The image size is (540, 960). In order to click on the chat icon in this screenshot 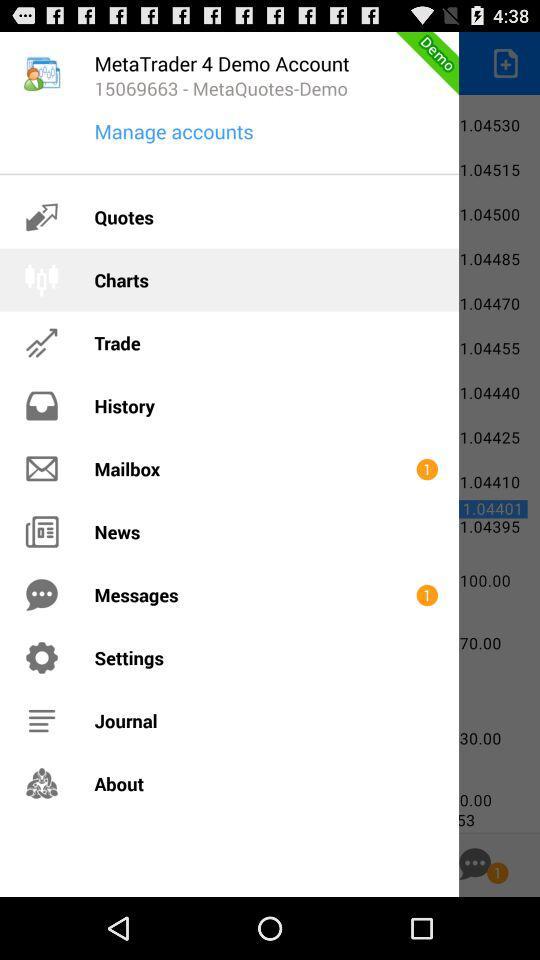, I will do `click(474, 924)`.